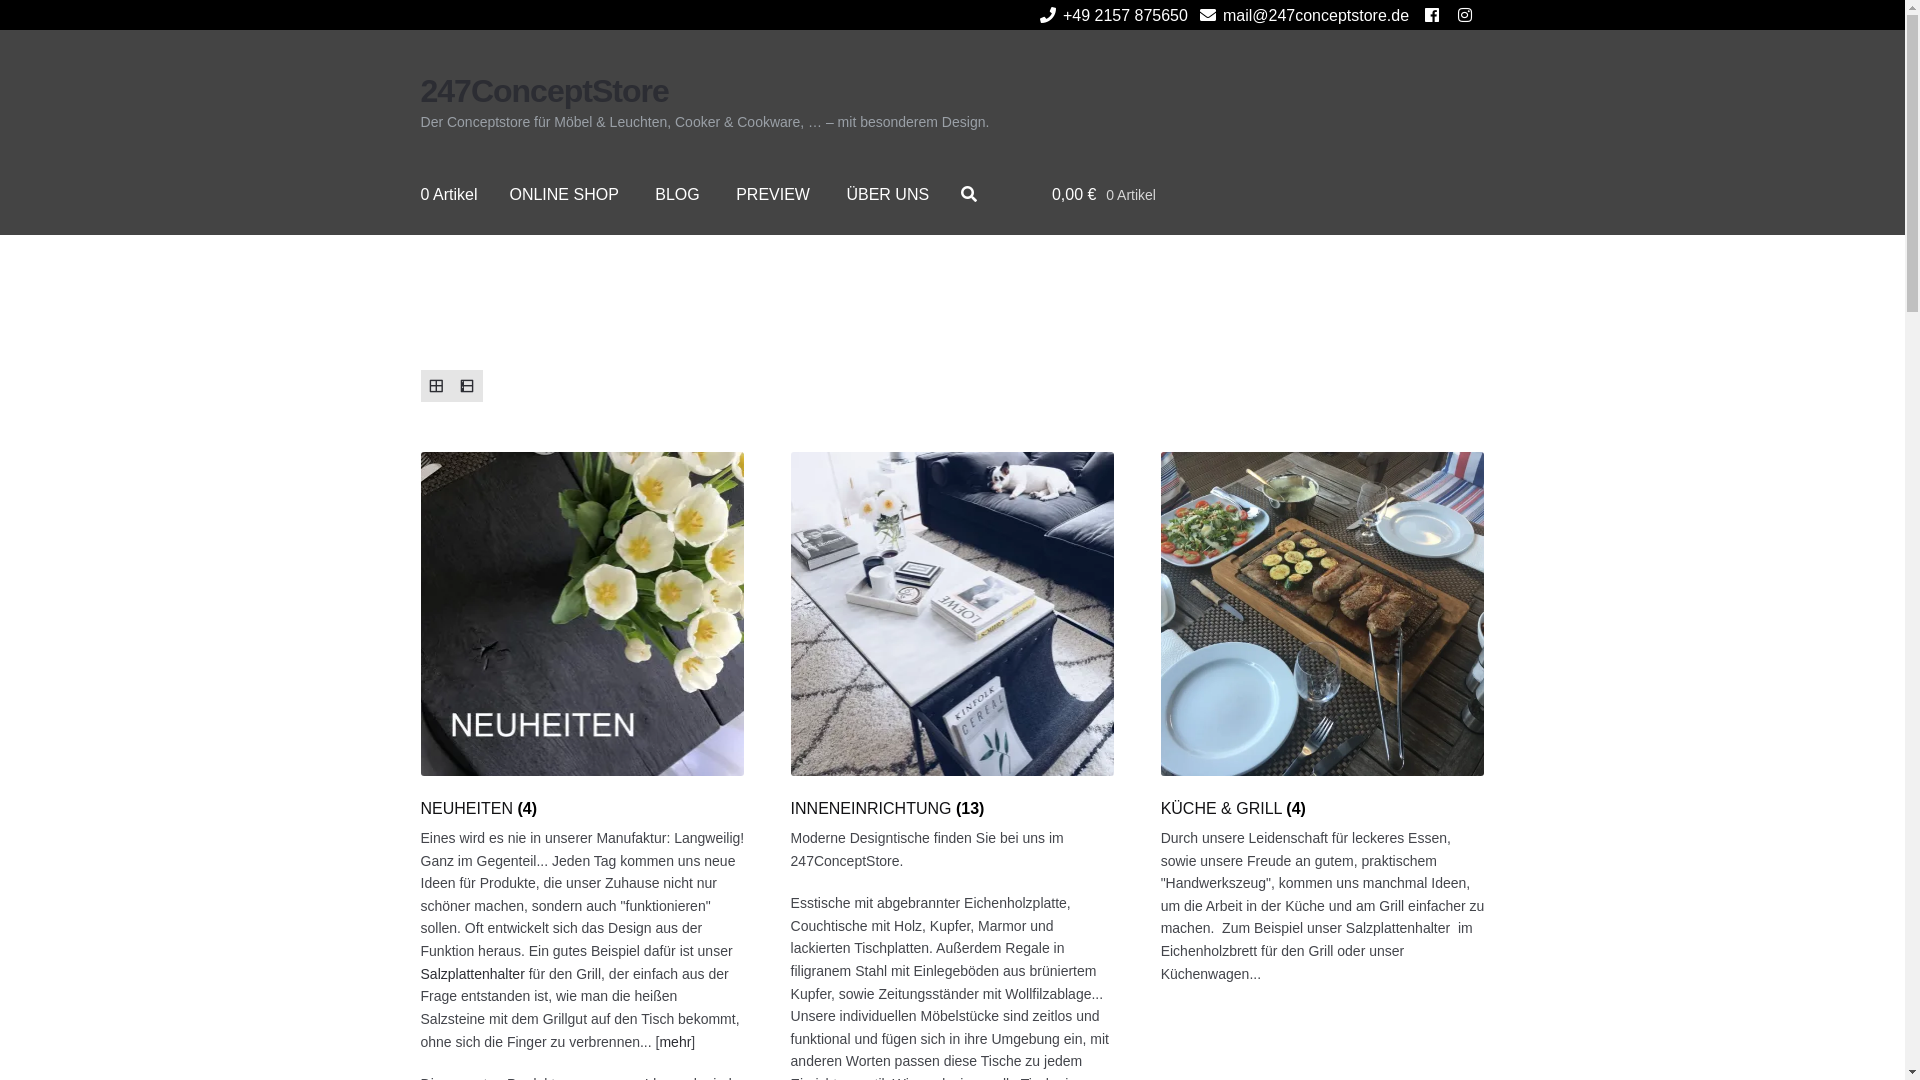  What do you see at coordinates (419, 70) in the screenshot?
I see `'Zur Navigation springen'` at bounding box center [419, 70].